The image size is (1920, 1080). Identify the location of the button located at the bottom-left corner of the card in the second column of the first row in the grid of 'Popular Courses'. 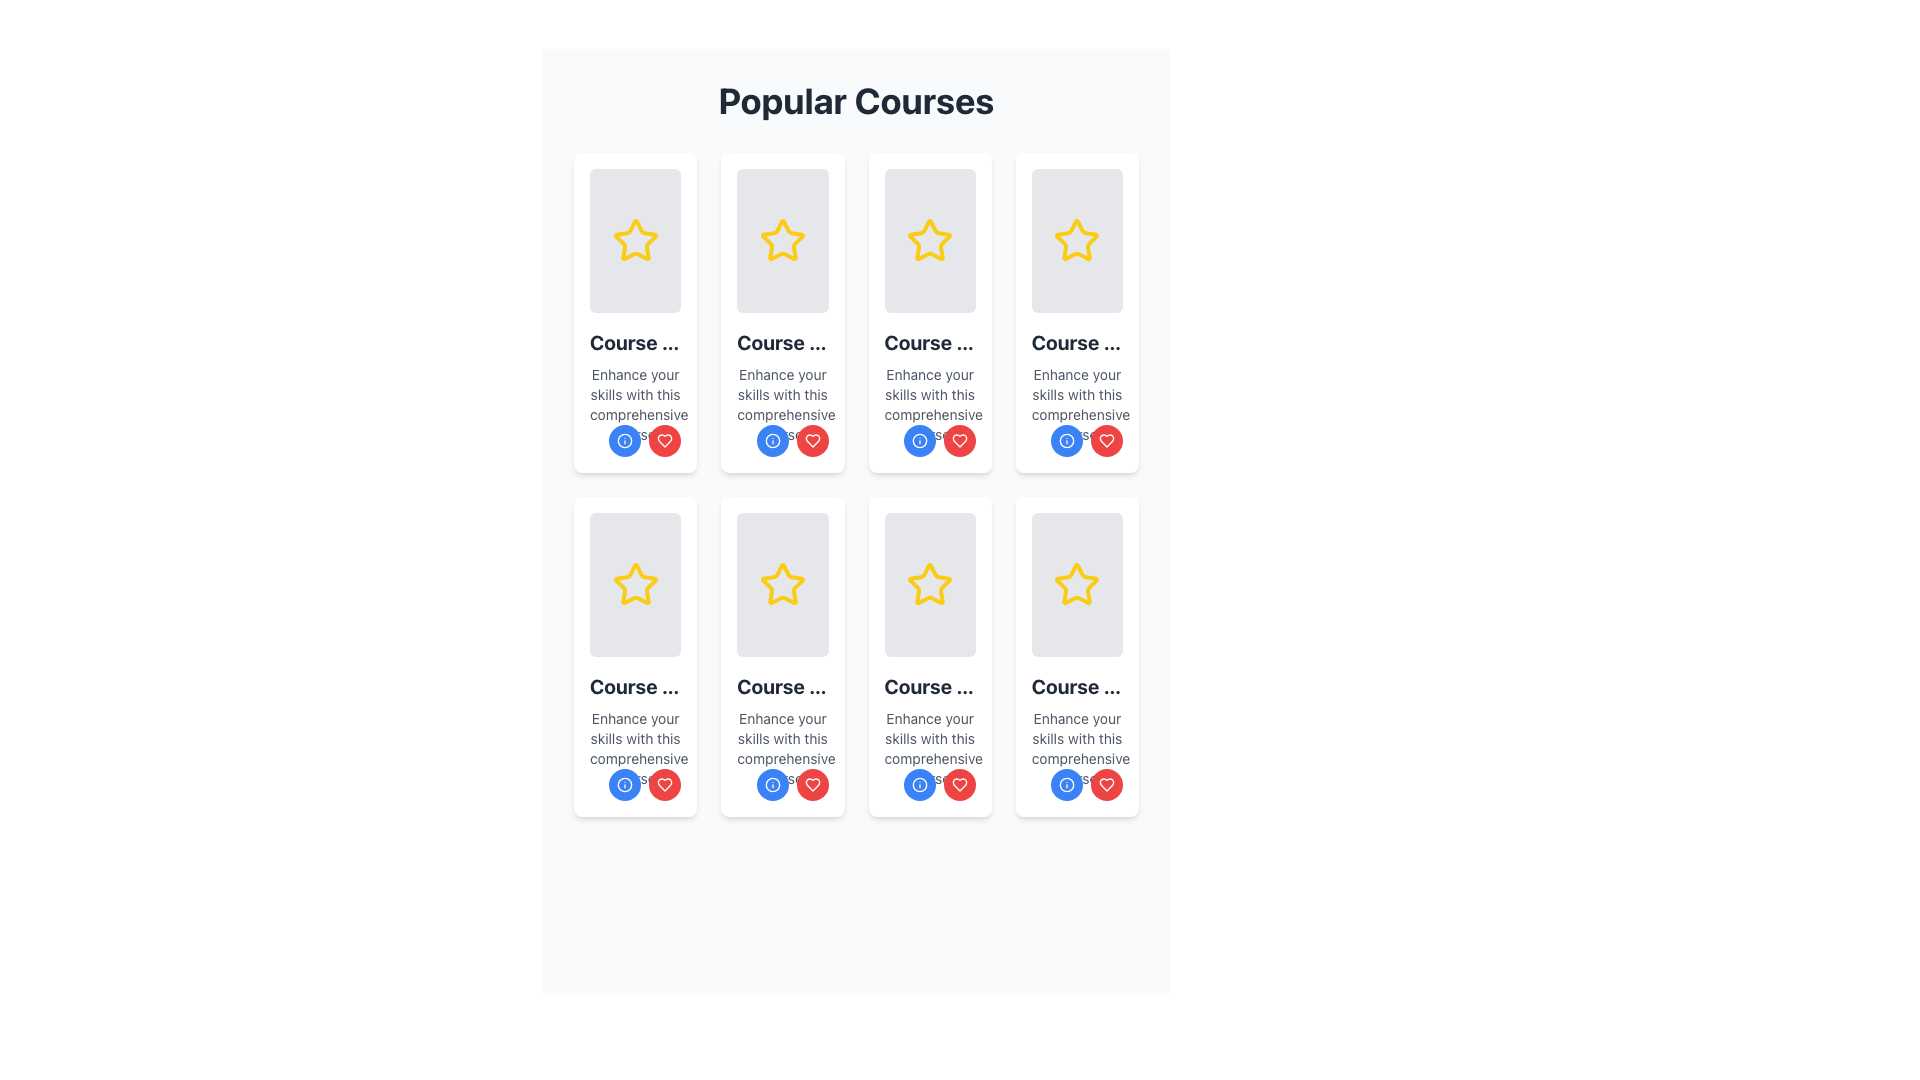
(918, 439).